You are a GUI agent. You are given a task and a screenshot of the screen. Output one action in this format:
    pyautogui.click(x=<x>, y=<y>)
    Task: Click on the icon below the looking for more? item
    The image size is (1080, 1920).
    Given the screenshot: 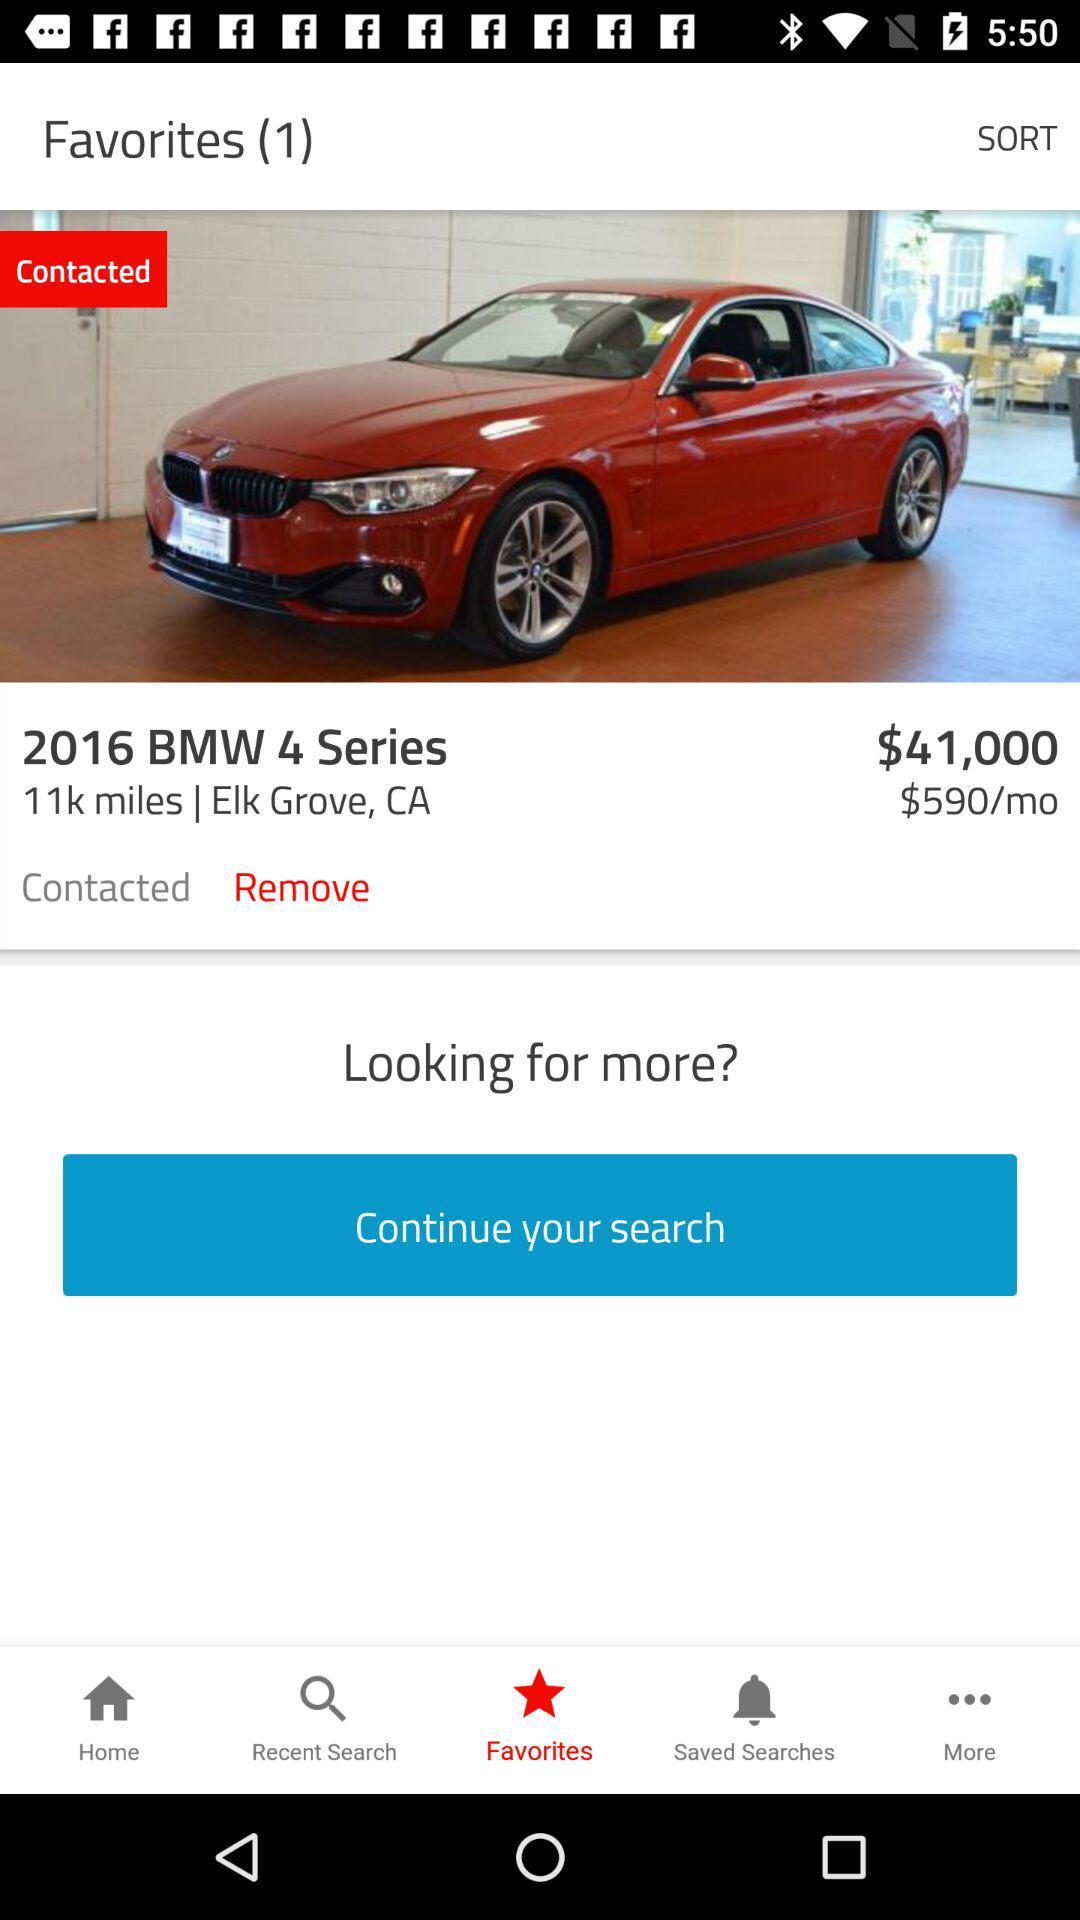 What is the action you would take?
    pyautogui.click(x=540, y=1224)
    